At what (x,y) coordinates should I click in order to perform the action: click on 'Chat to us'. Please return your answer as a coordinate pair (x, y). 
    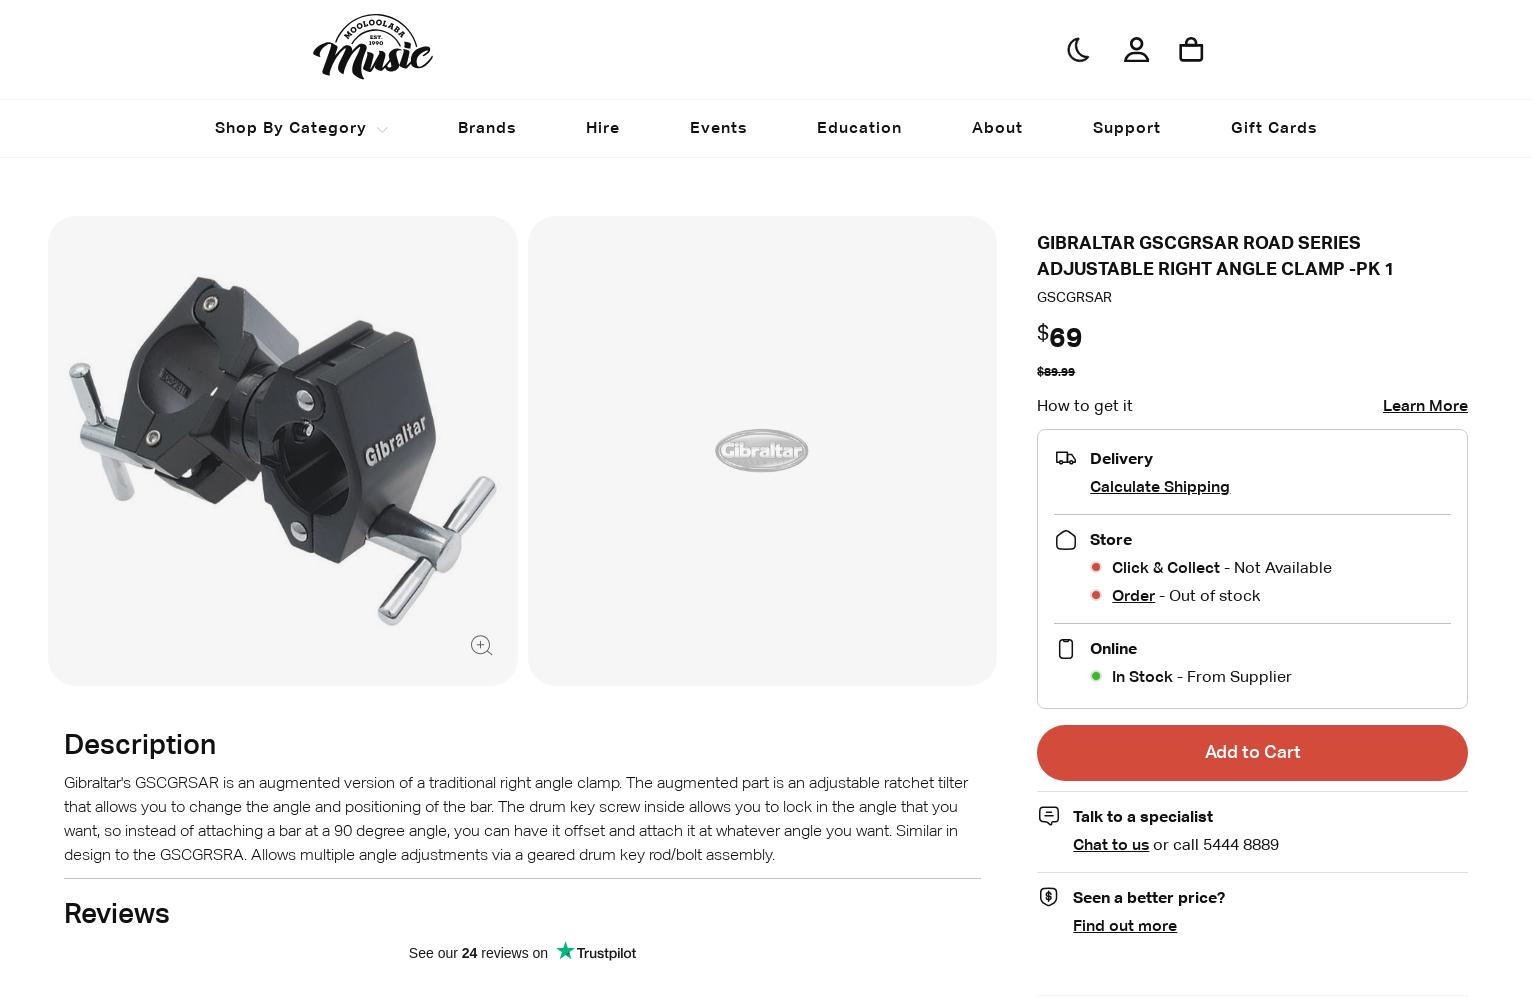
    Looking at the image, I should click on (1110, 843).